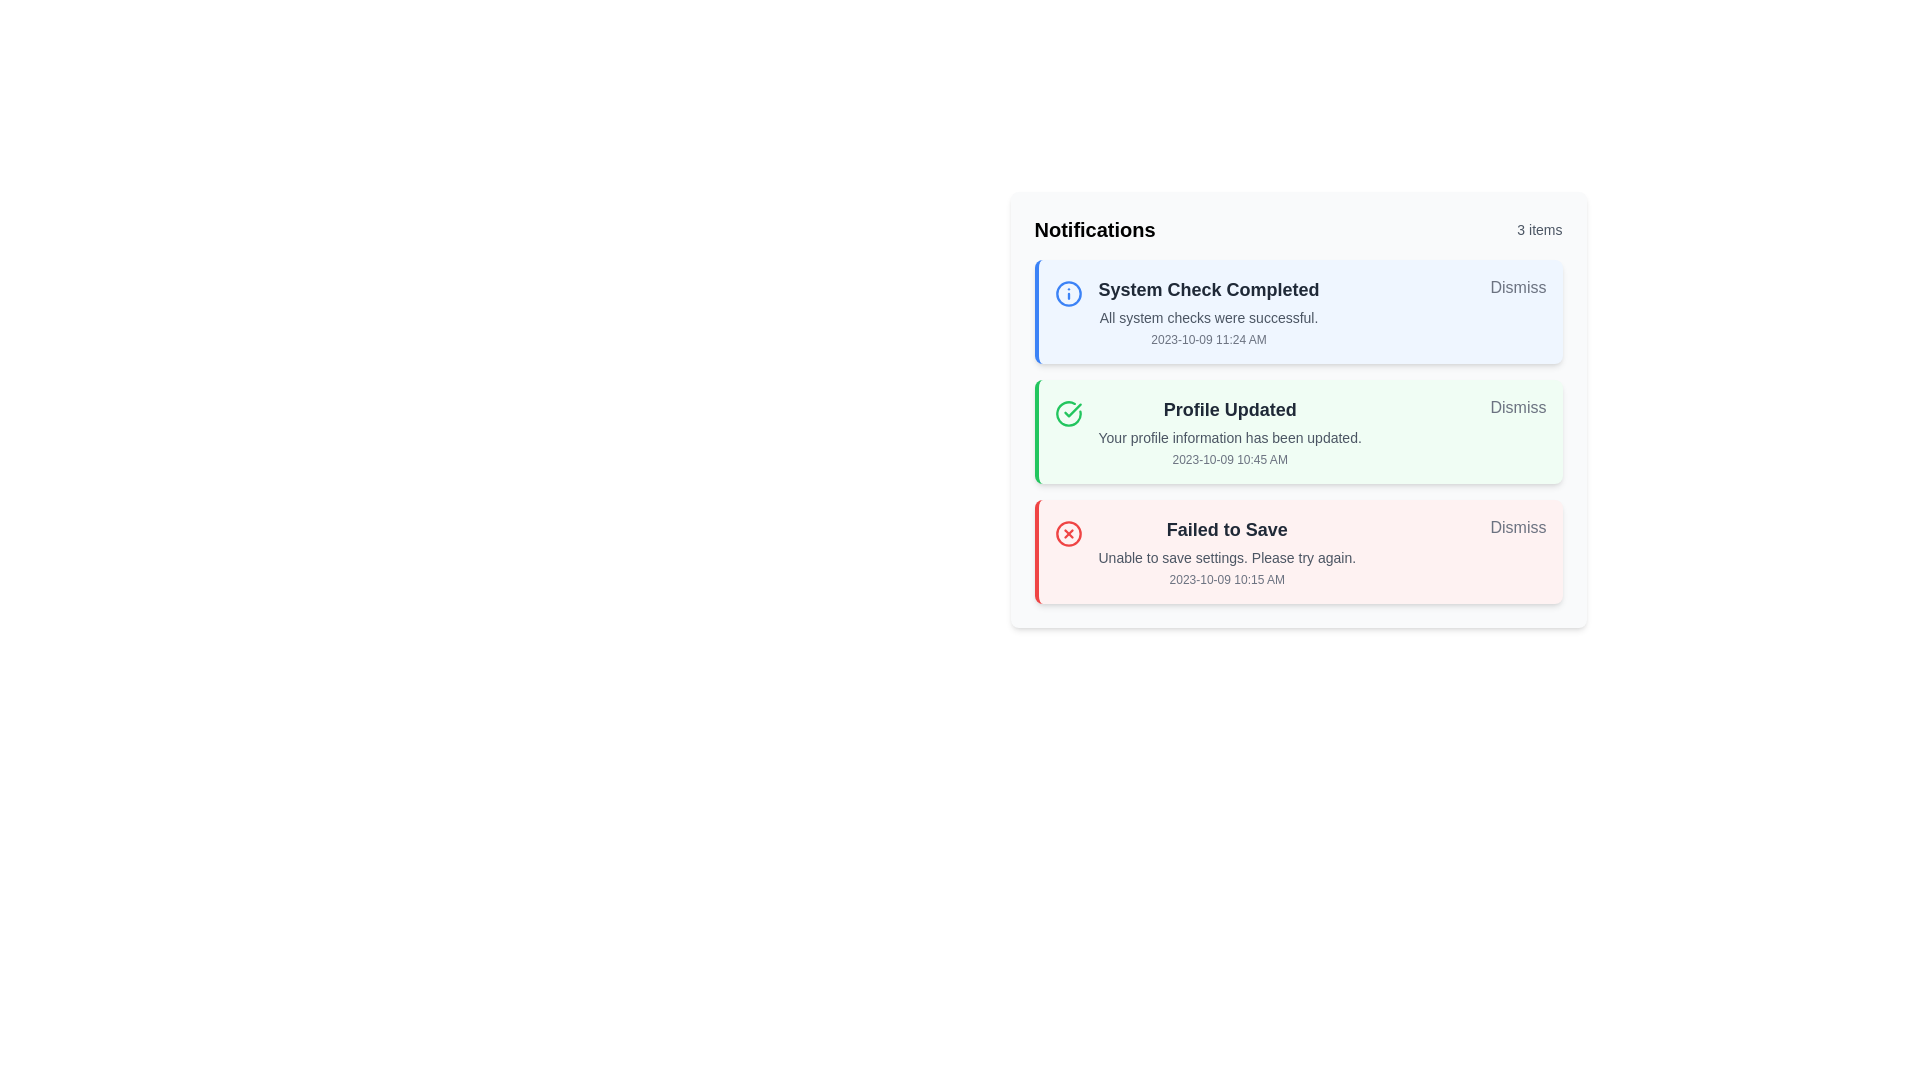 Image resolution: width=1920 pixels, height=1080 pixels. I want to click on information presented in the notification text that says 'Unable to save settings. Please try again.' which is styled with subtle gray text and is part of the 'Failed to Save' notification box, so click(1226, 567).